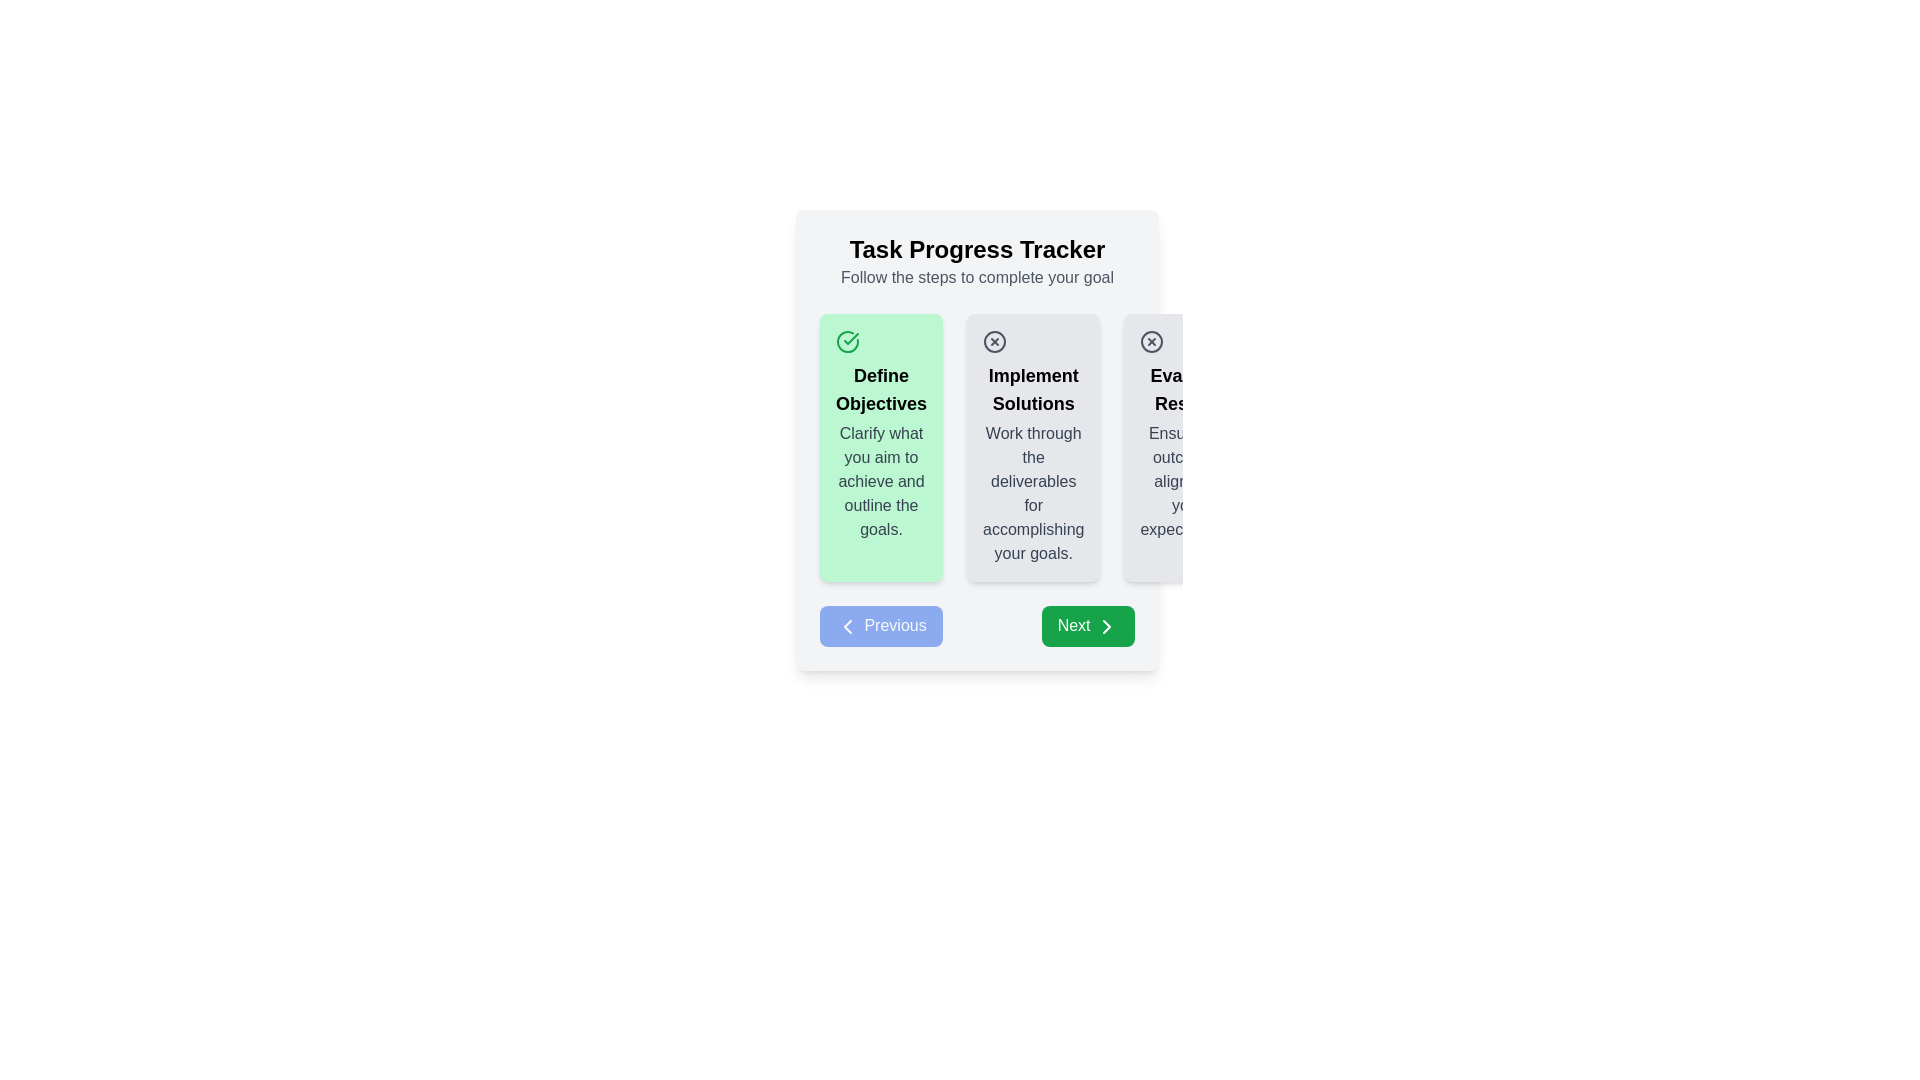  What do you see at coordinates (1152, 341) in the screenshot?
I see `the circular graphical component with a solid X shape located in the top-right corner of the 'Evaluate Results' card in the progress tracker layout` at bounding box center [1152, 341].